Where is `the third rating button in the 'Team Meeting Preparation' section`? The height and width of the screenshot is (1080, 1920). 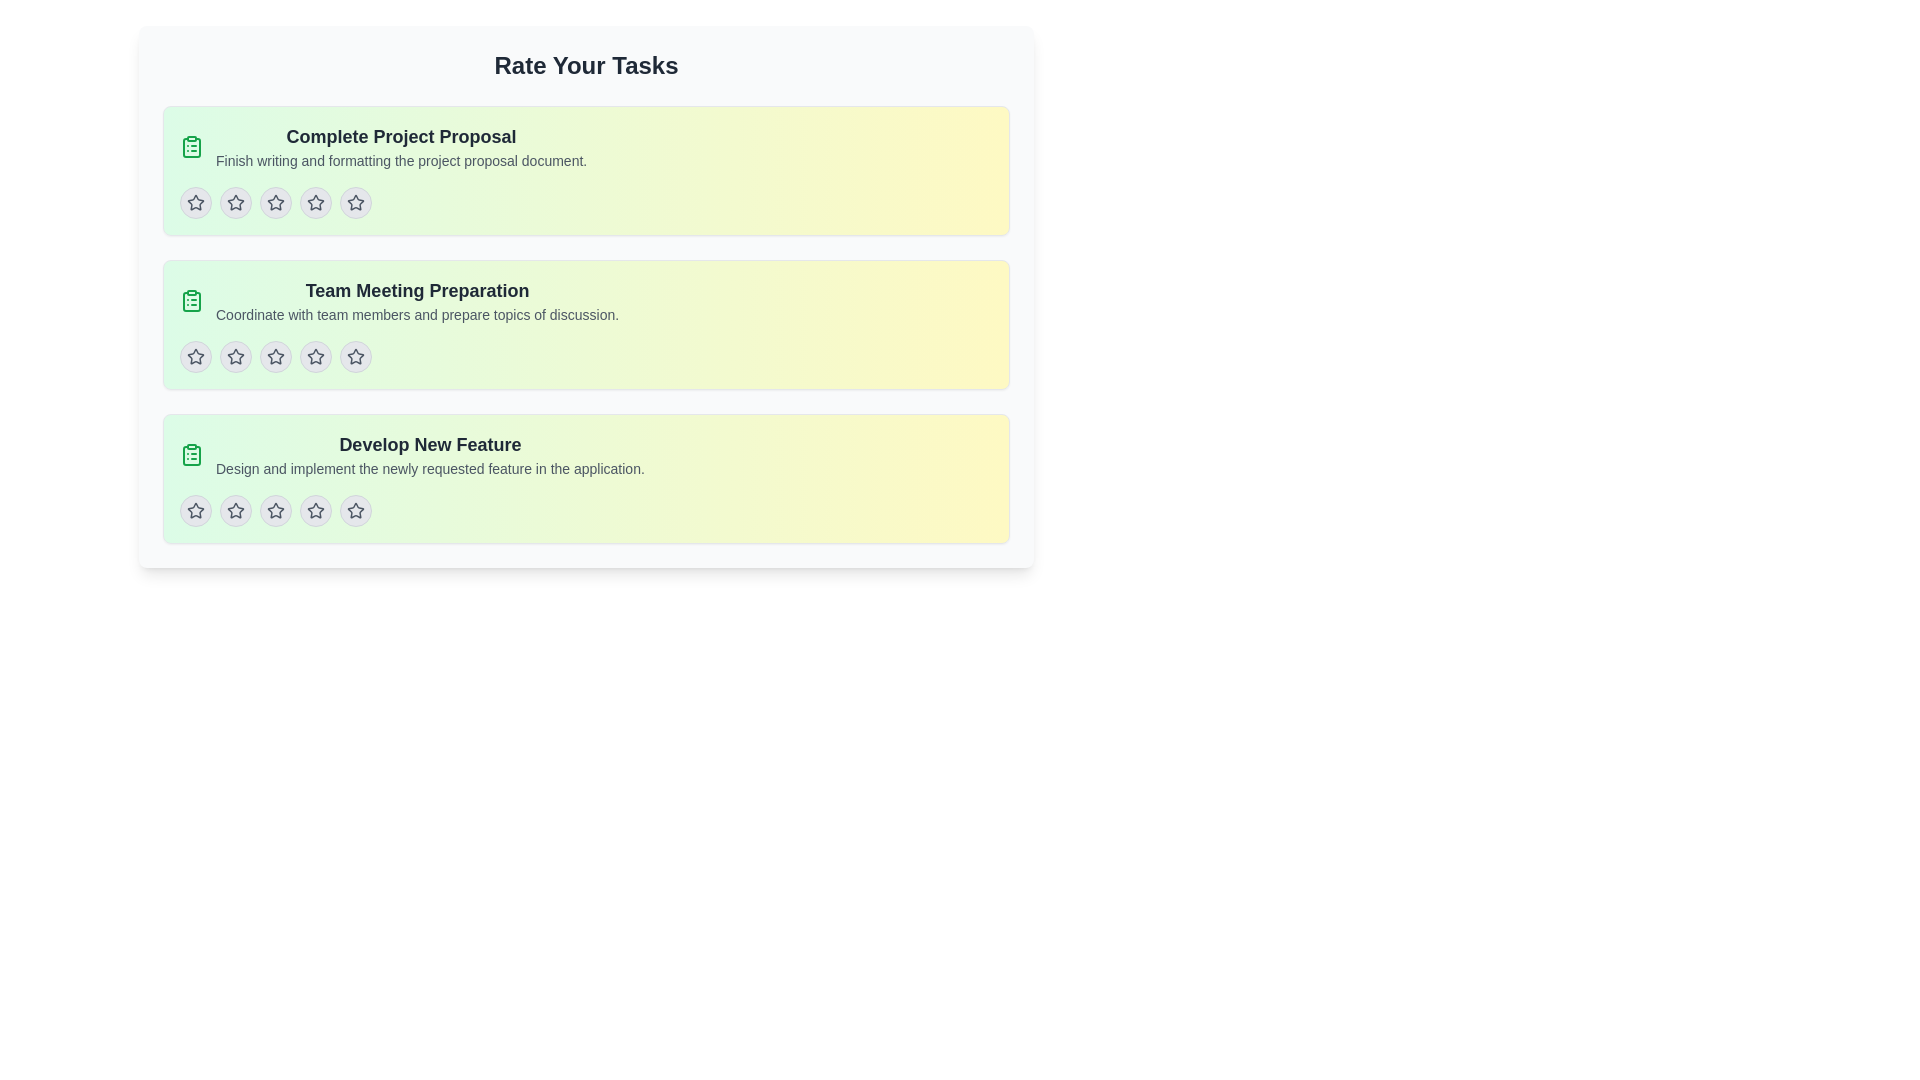 the third rating button in the 'Team Meeting Preparation' section is located at coordinates (274, 356).